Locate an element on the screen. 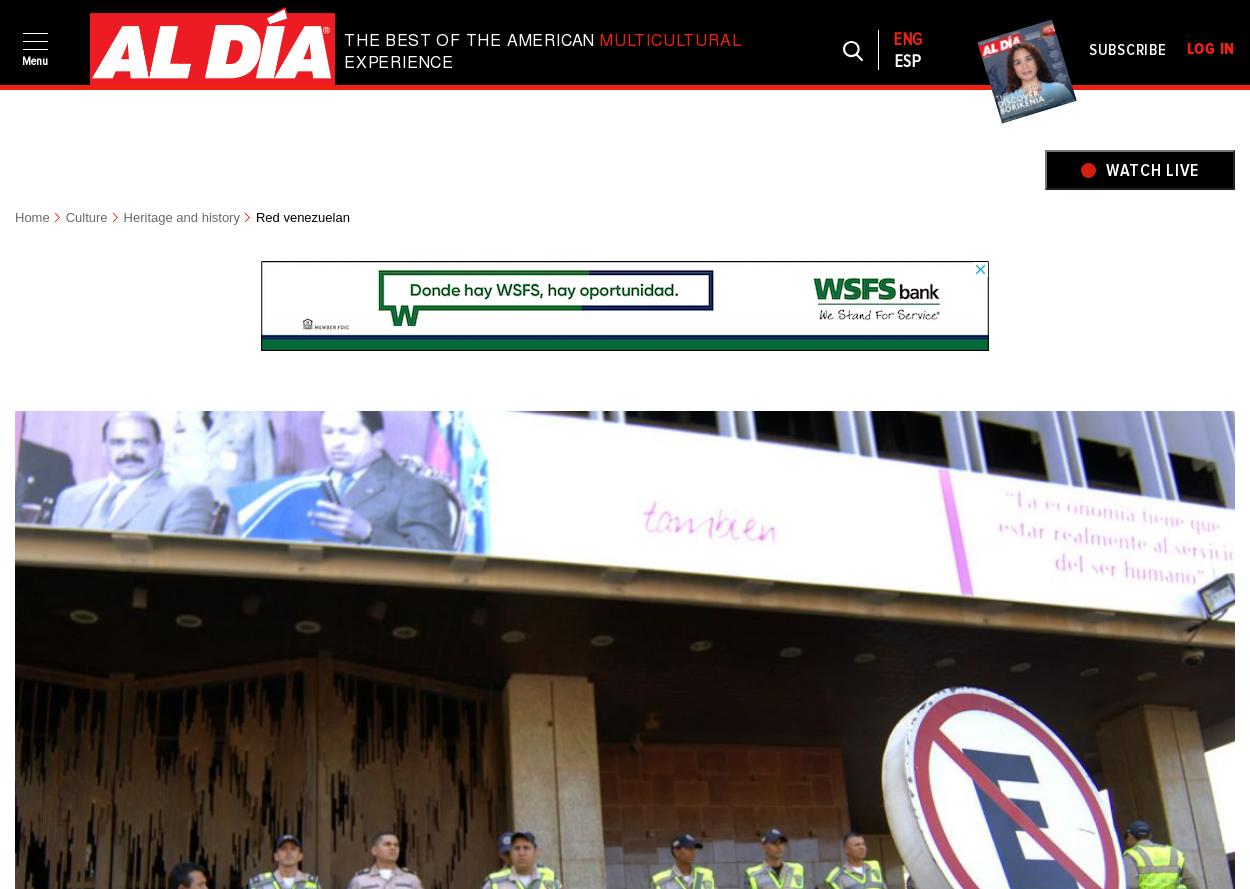  'EXPERIENCE' is located at coordinates (343, 63).